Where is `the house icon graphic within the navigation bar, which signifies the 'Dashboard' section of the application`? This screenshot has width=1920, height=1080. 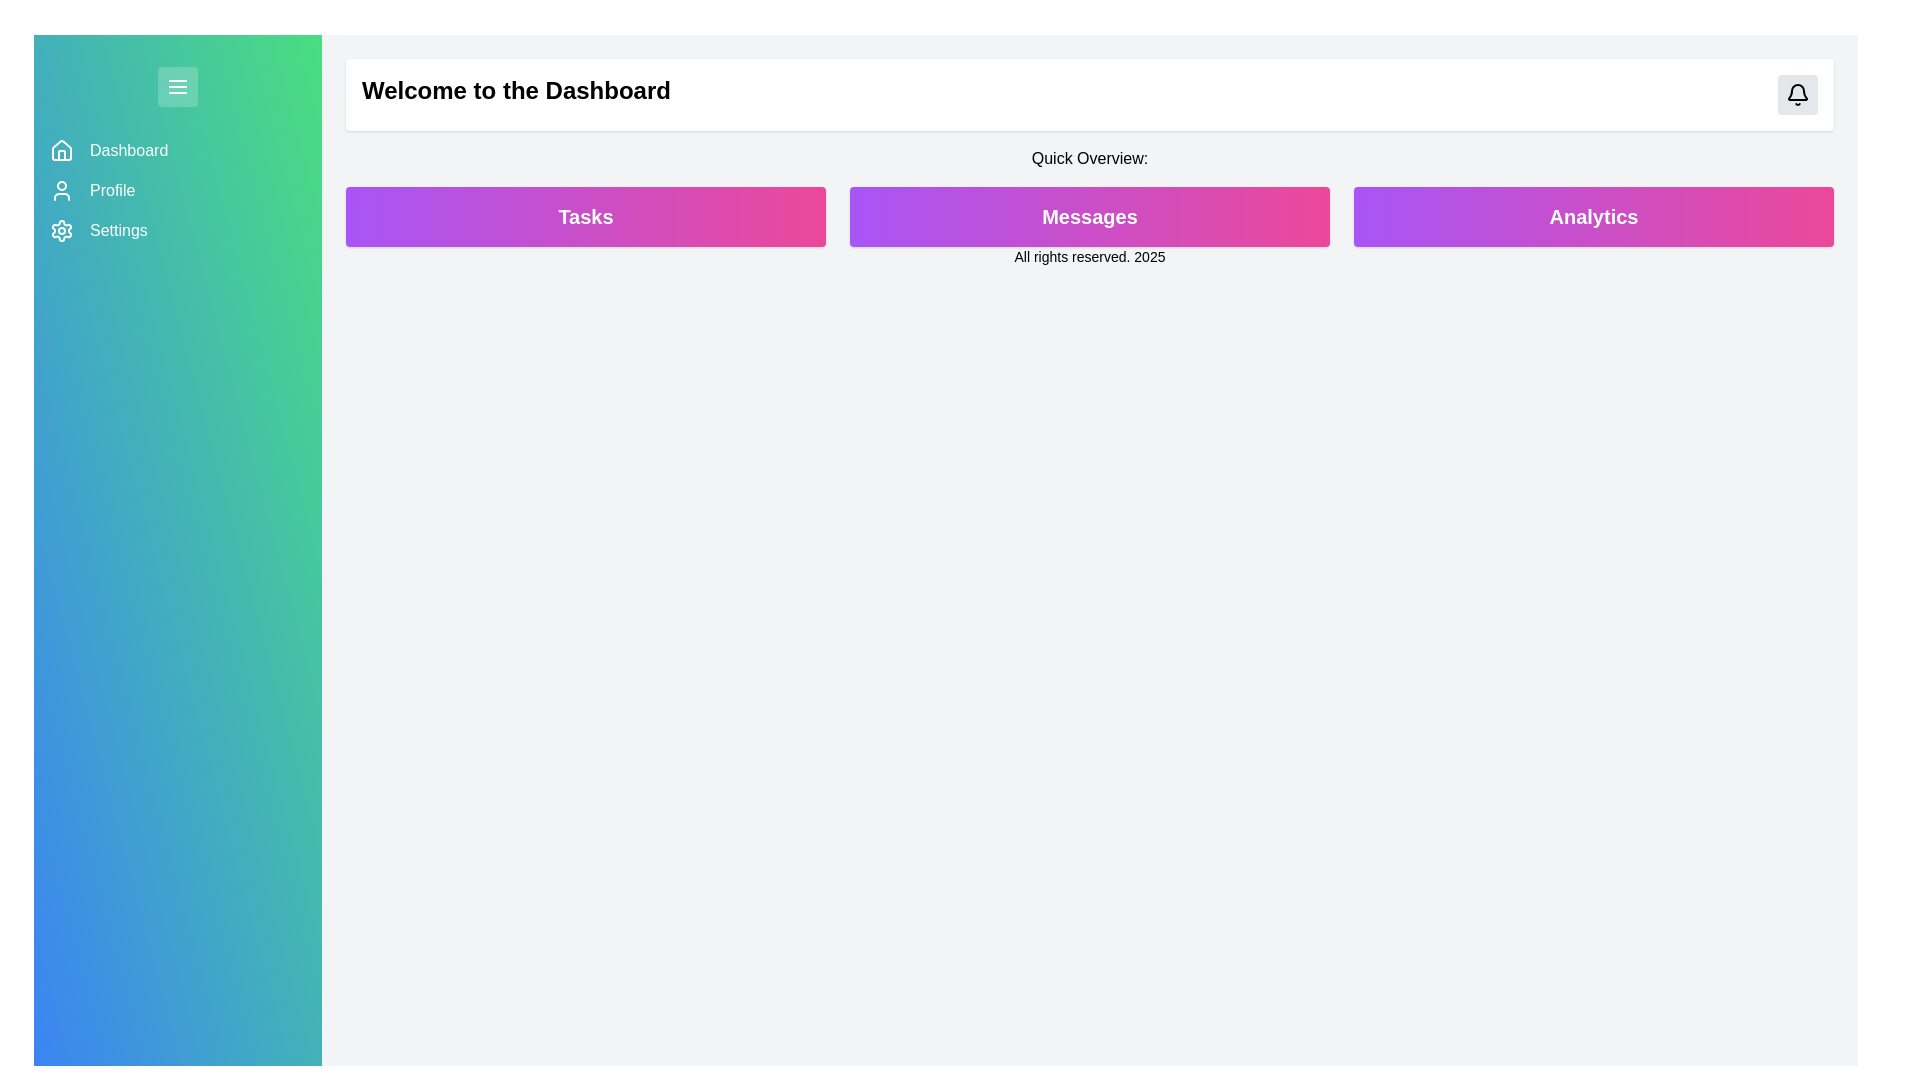
the house icon graphic within the navigation bar, which signifies the 'Dashboard' section of the application is located at coordinates (62, 149).